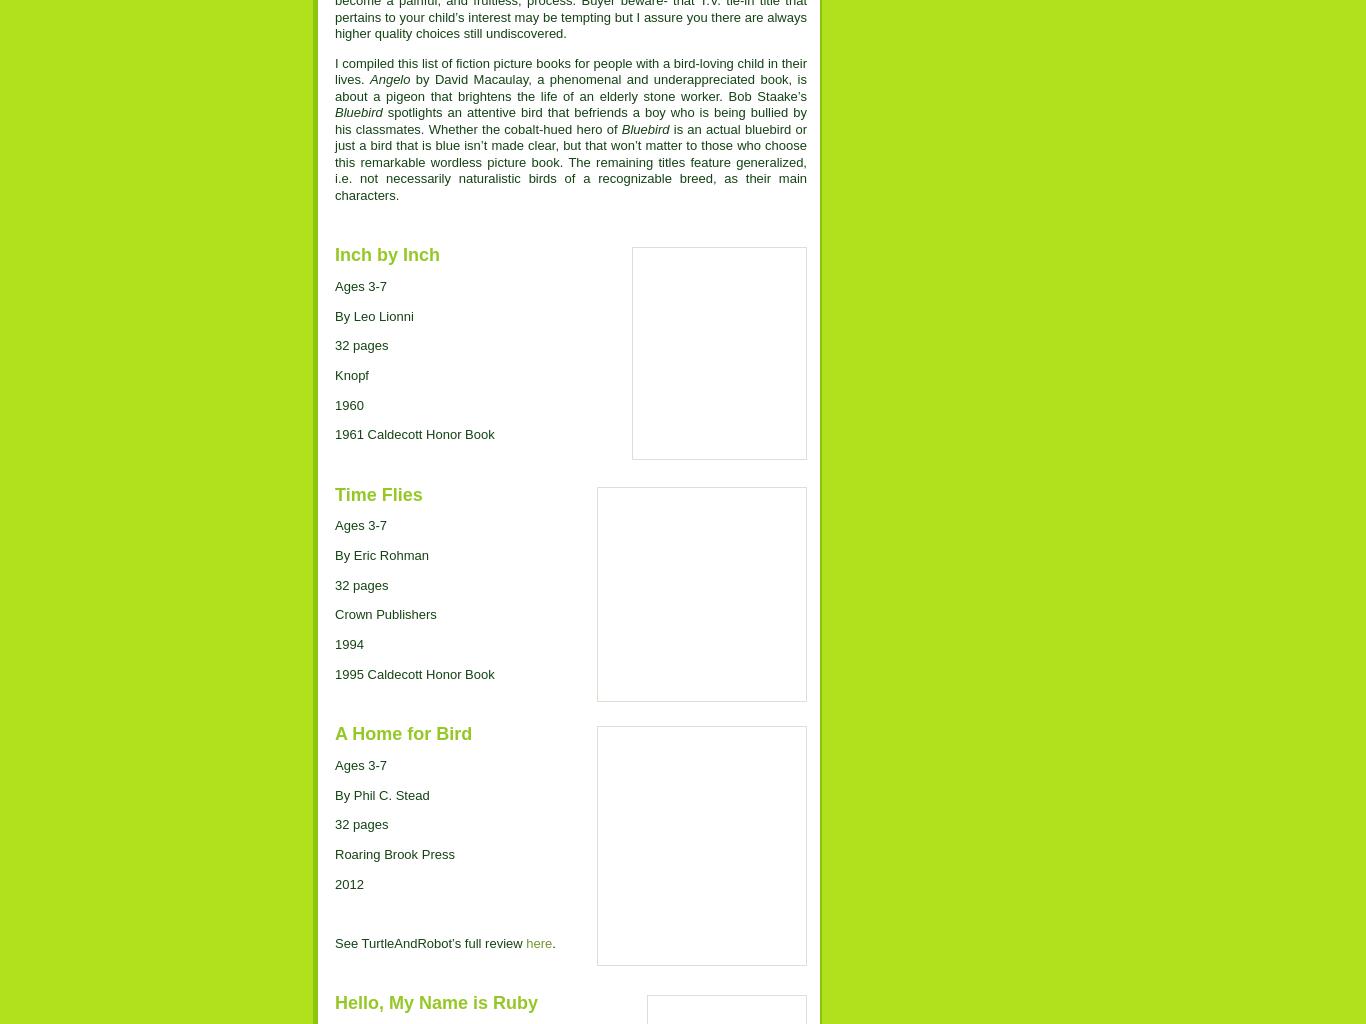  Describe the element at coordinates (380, 555) in the screenshot. I see `'By Eric Rohman'` at that location.